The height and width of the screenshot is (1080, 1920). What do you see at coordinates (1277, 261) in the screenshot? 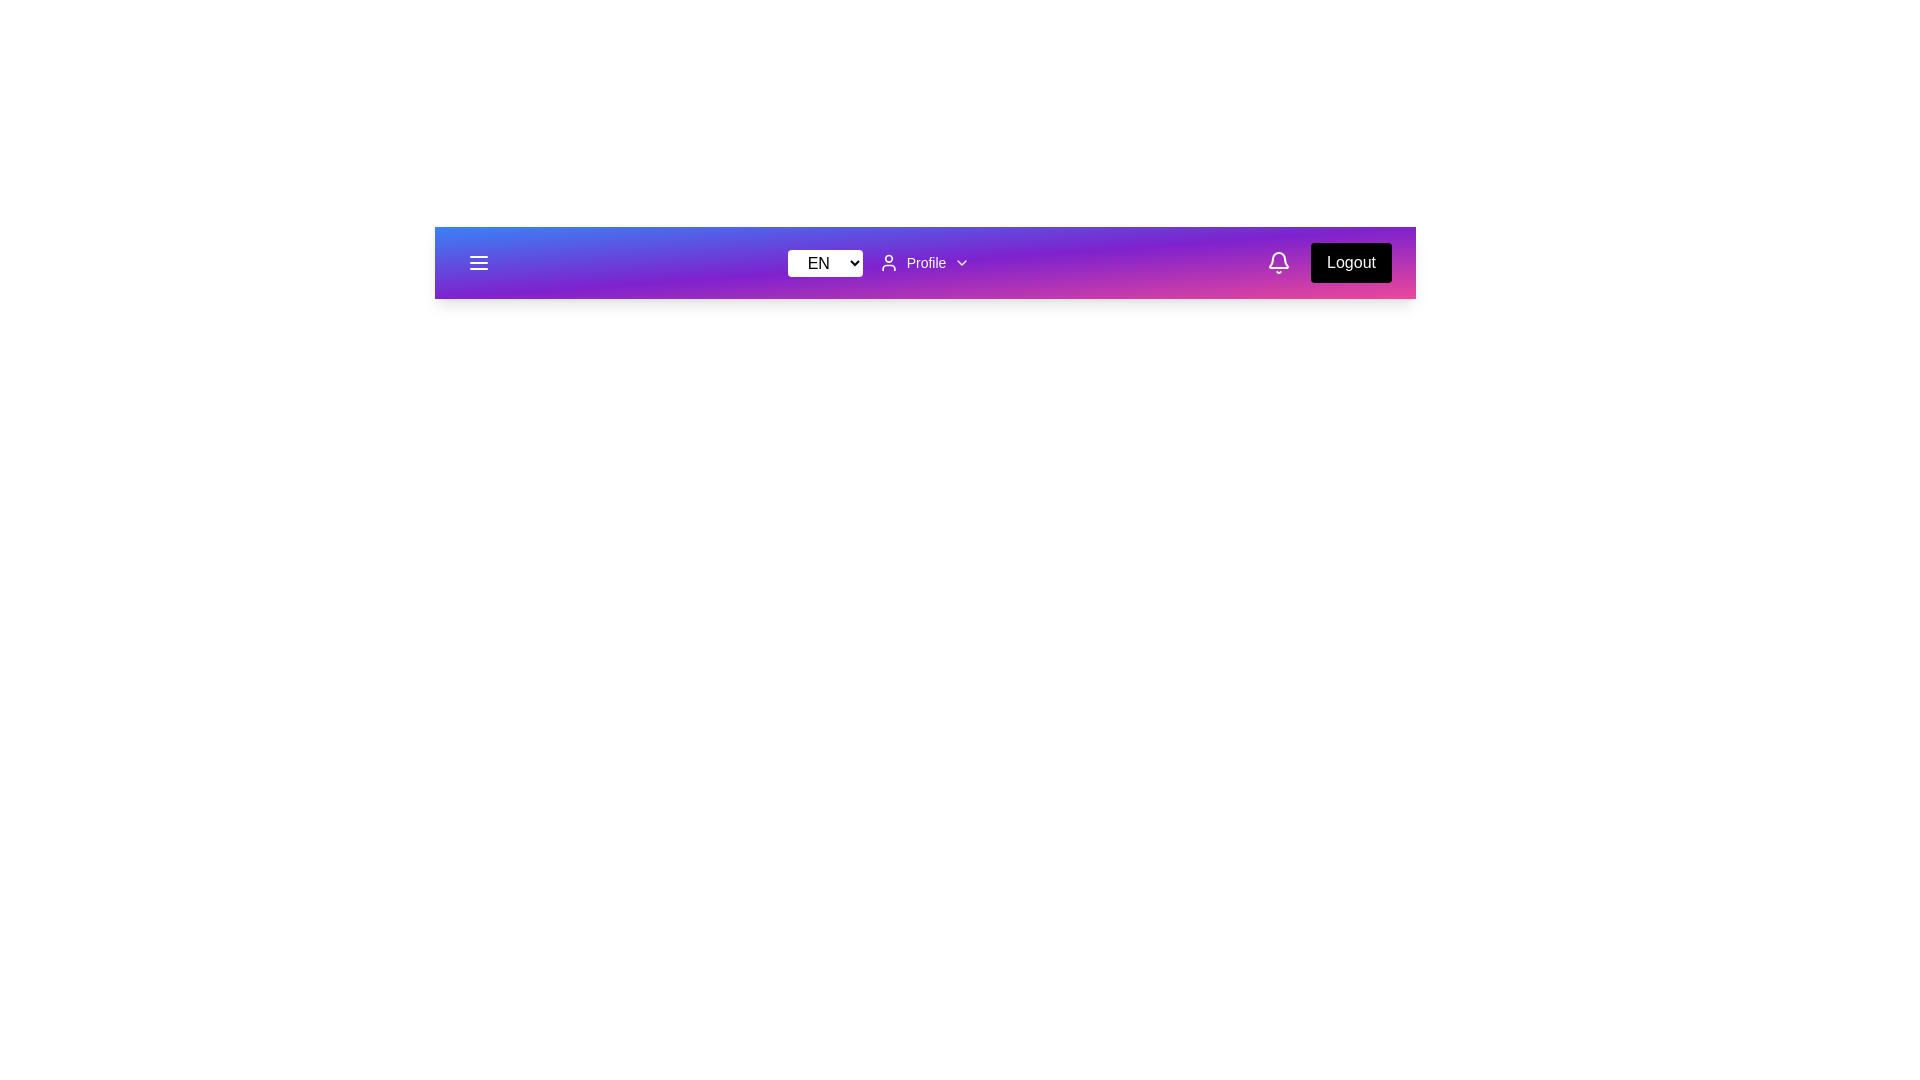
I see `the bell icon to open notifications` at bounding box center [1277, 261].